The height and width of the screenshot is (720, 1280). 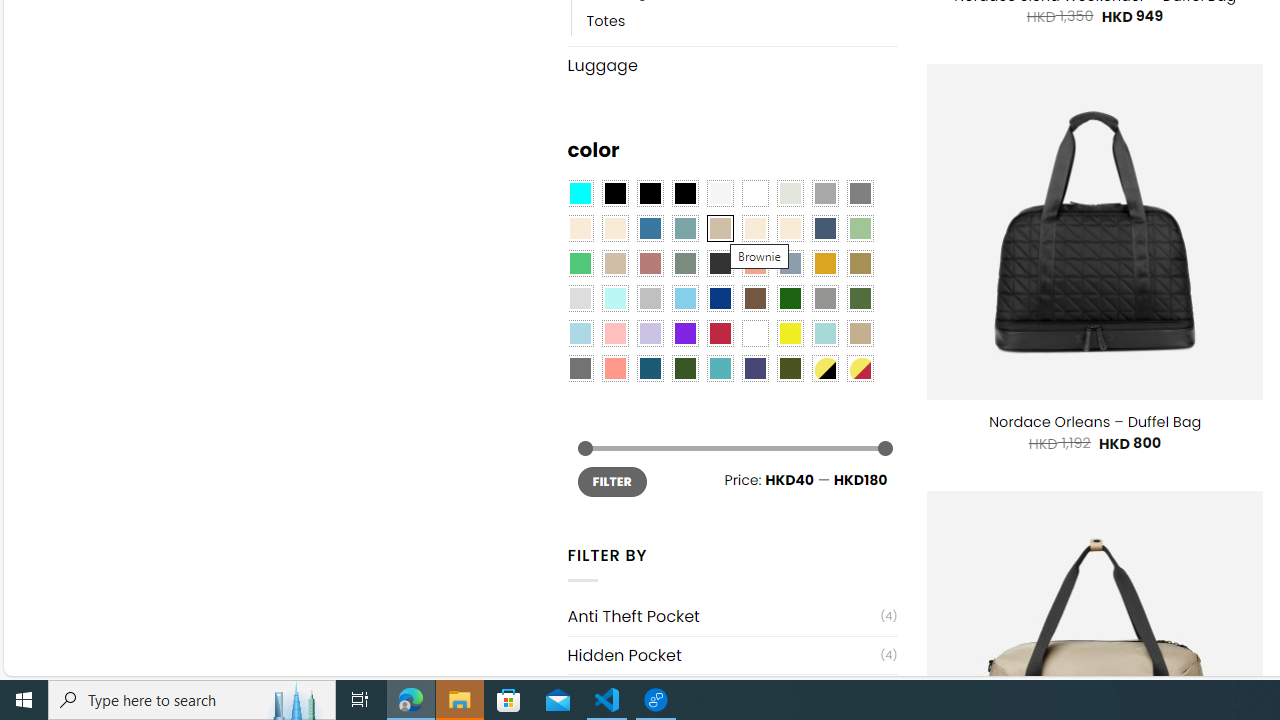 What do you see at coordinates (684, 227) in the screenshot?
I see `'Blue Sage'` at bounding box center [684, 227].